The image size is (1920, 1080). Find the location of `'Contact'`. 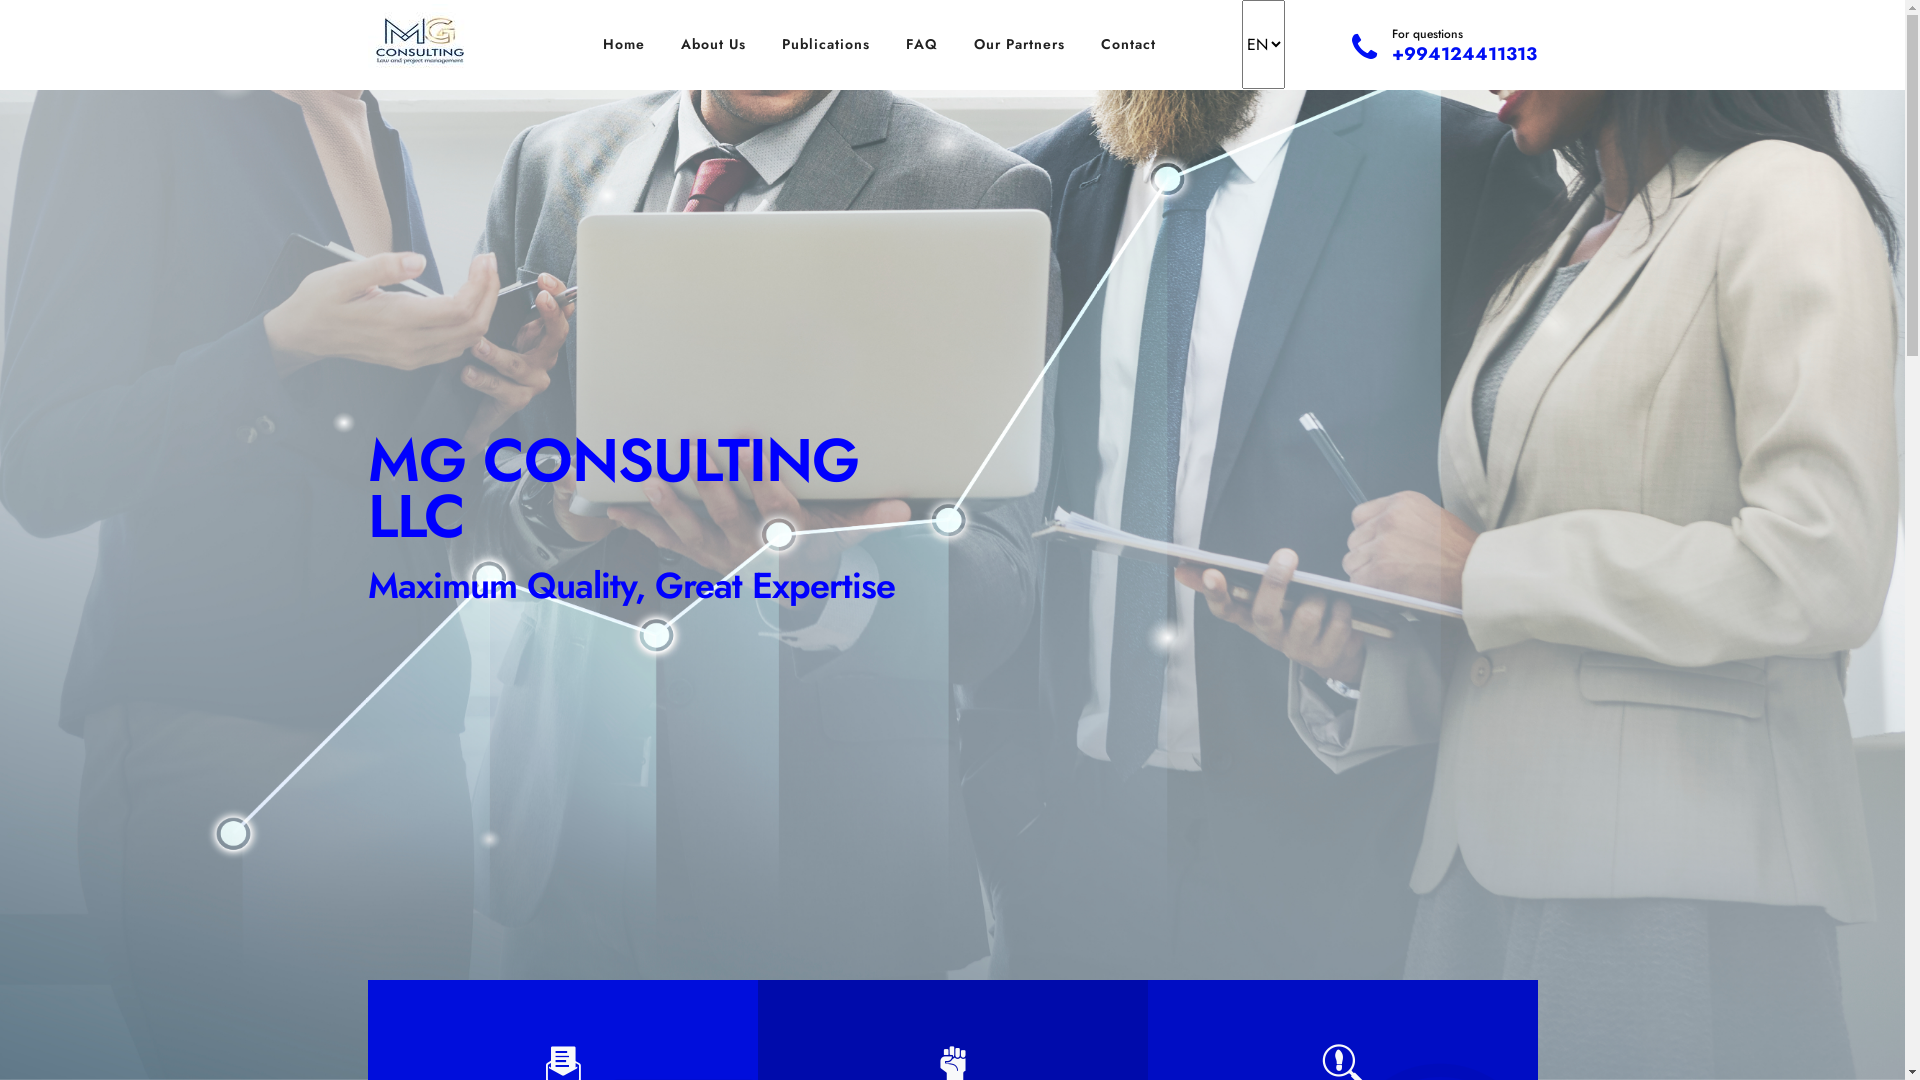

'Contact' is located at coordinates (1128, 44).